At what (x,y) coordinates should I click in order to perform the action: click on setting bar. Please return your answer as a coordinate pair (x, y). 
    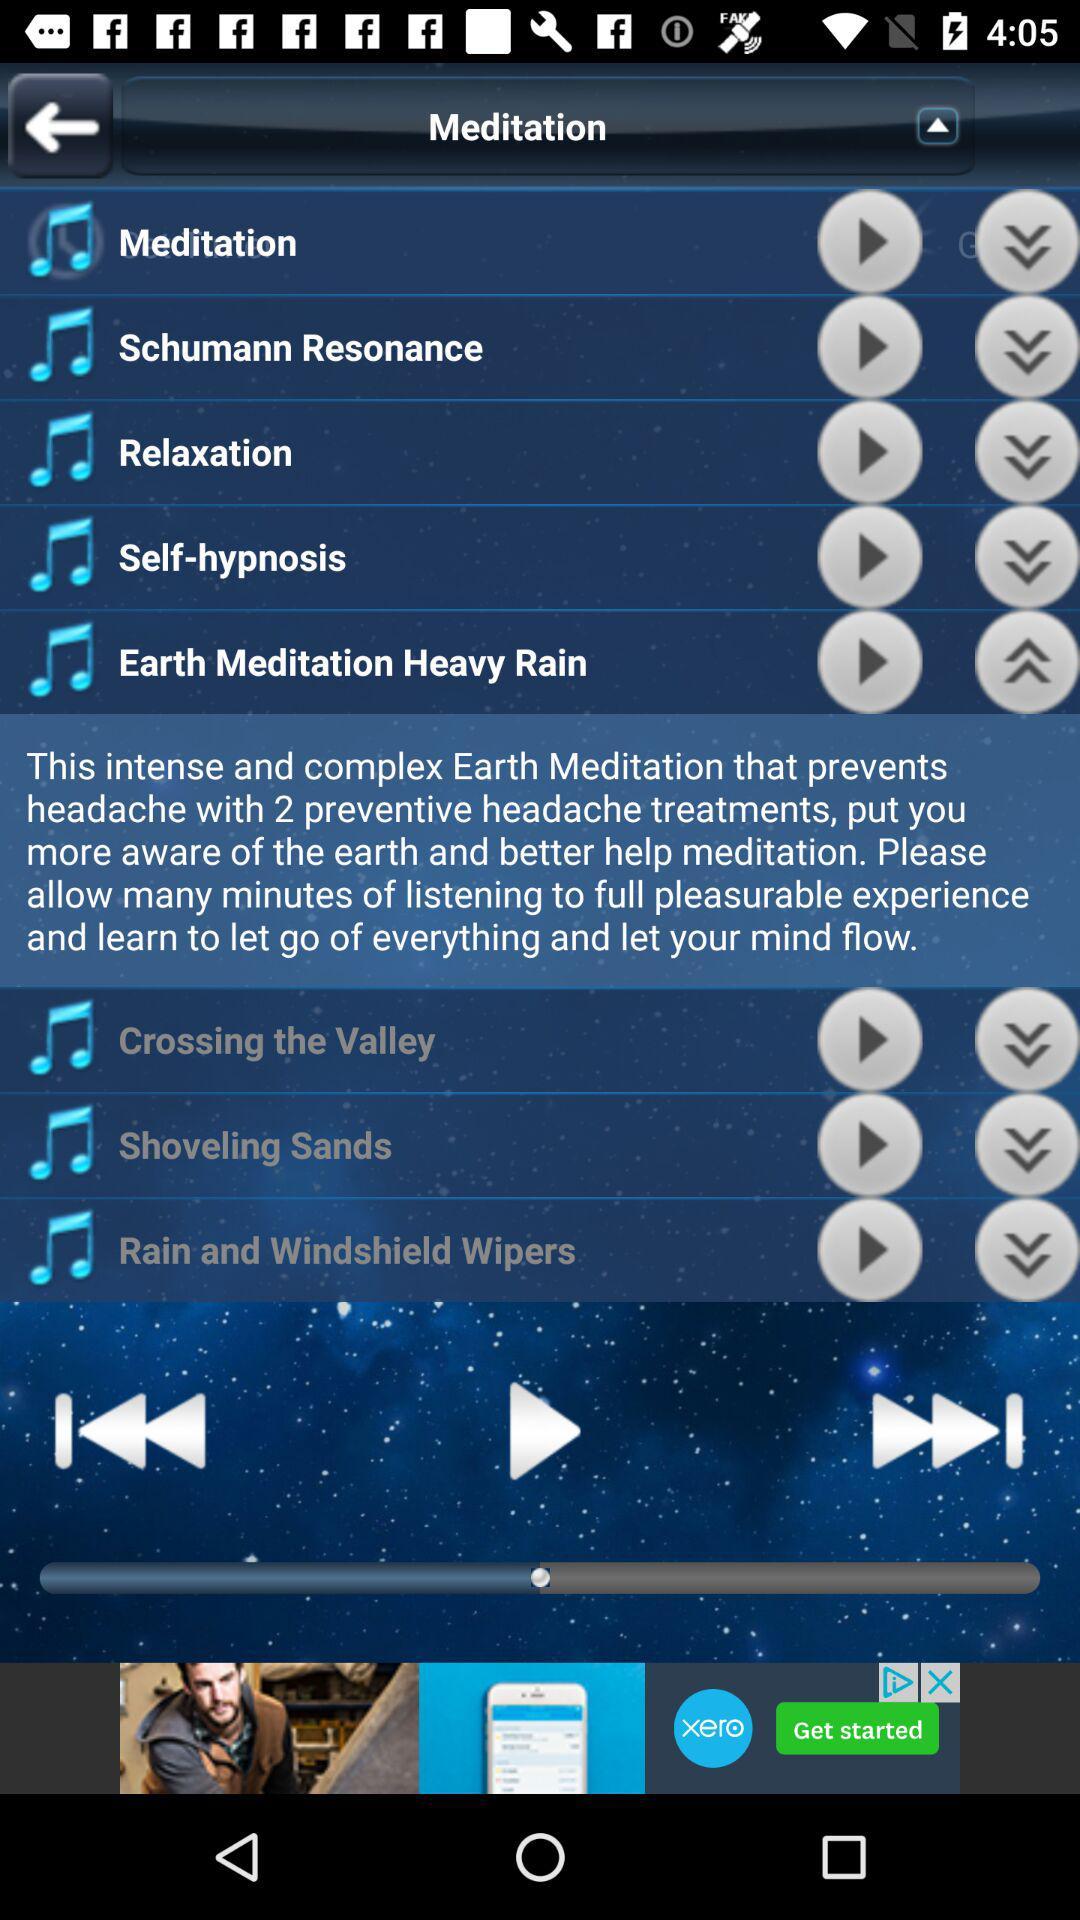
    Looking at the image, I should click on (1027, 346).